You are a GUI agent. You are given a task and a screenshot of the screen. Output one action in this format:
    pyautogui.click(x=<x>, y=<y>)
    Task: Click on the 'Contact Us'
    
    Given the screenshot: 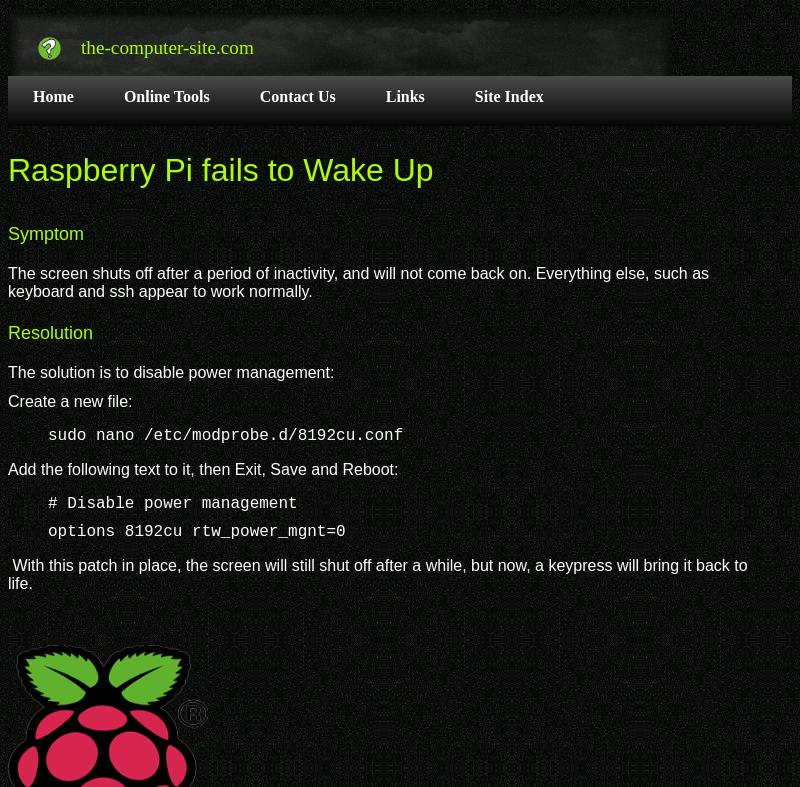 What is the action you would take?
    pyautogui.click(x=296, y=94)
    